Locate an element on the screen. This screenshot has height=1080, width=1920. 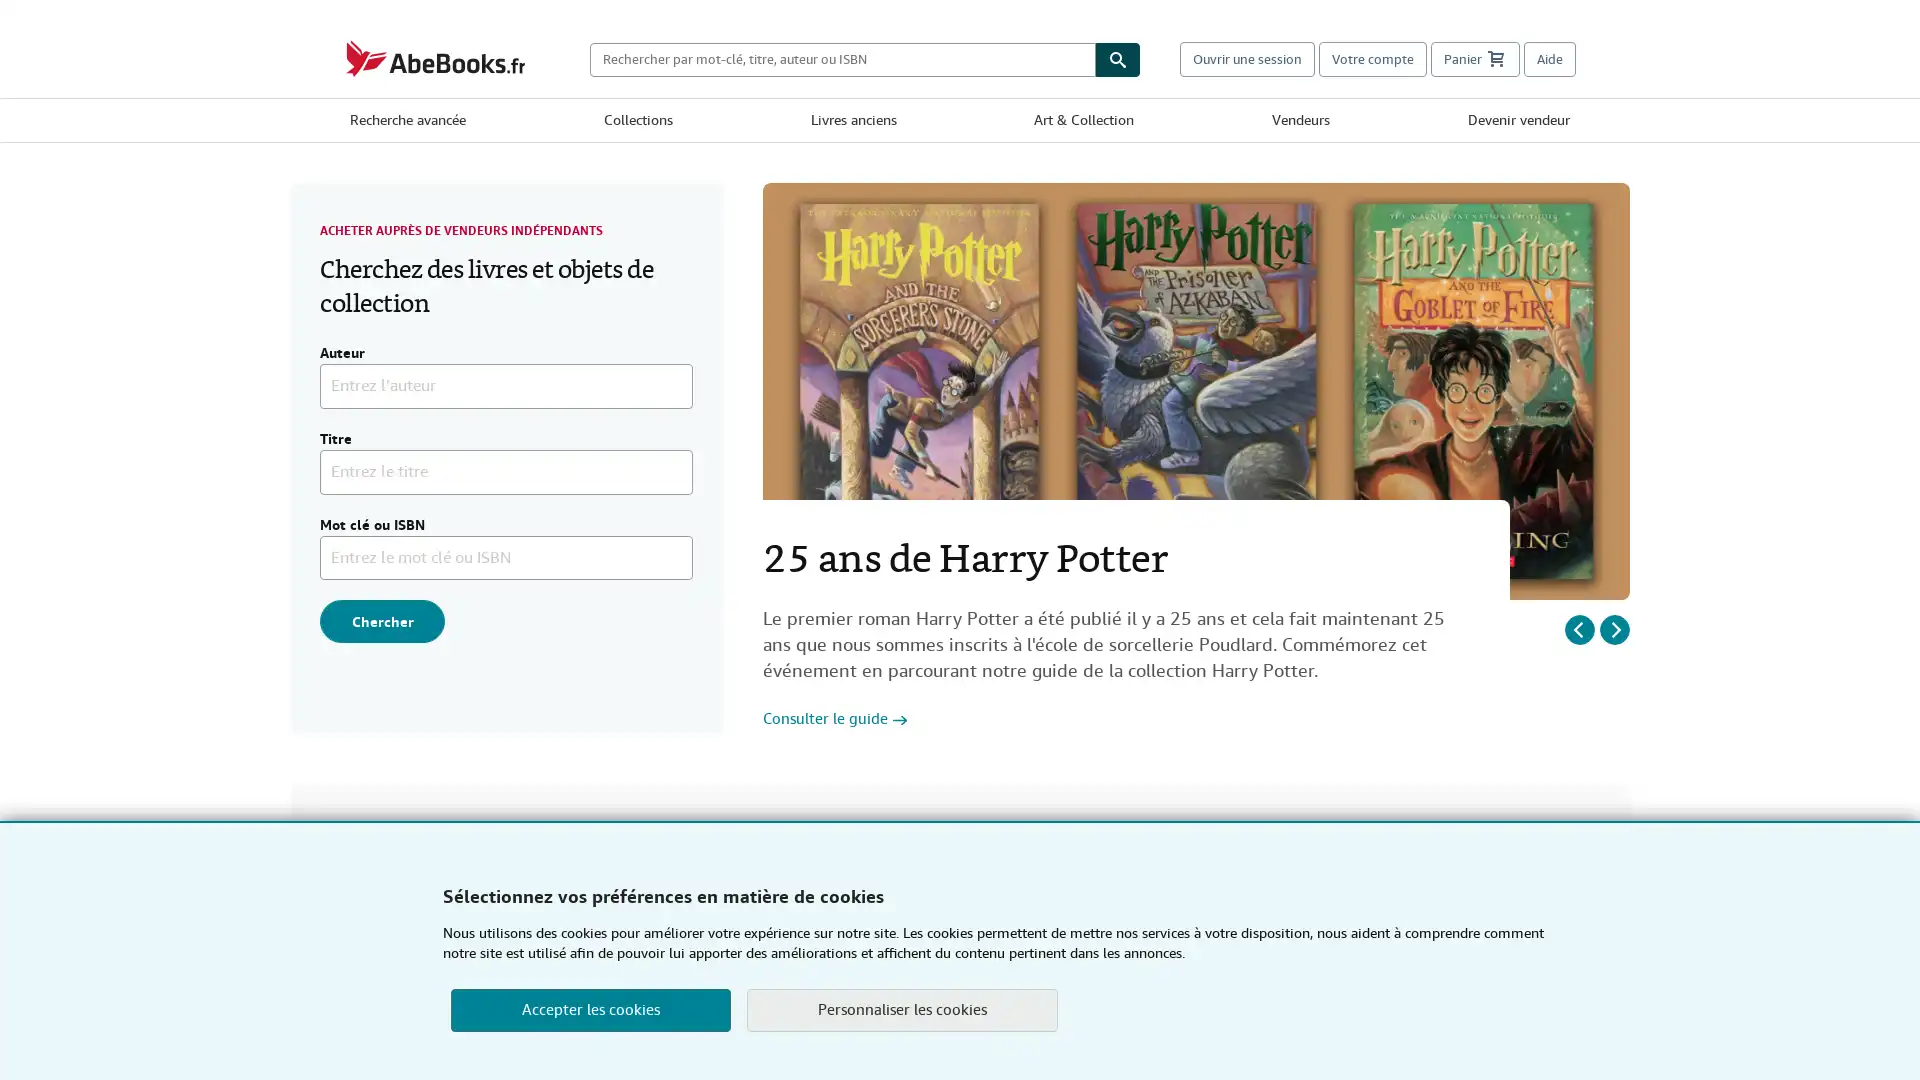
Previous is located at coordinates (1578, 627).